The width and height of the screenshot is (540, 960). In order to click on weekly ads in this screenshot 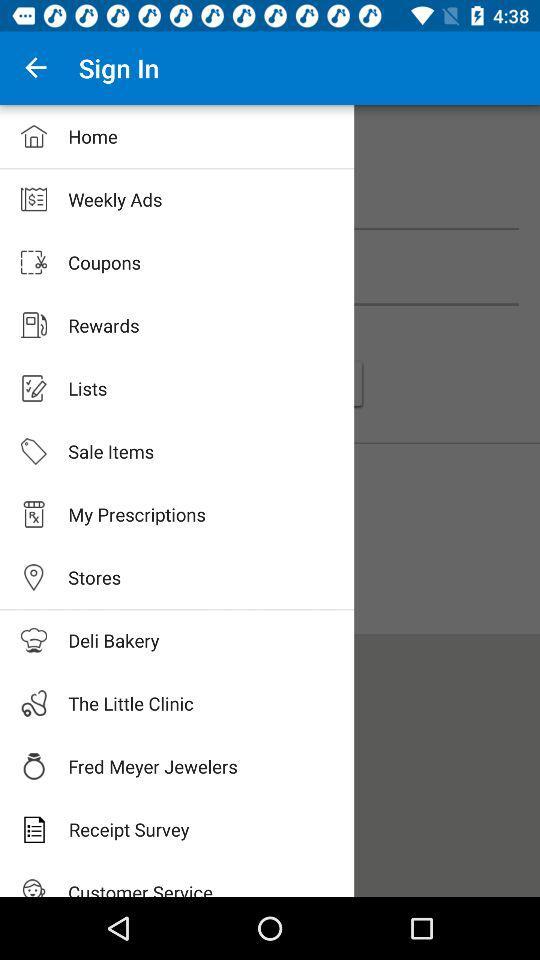, I will do `click(270, 210)`.